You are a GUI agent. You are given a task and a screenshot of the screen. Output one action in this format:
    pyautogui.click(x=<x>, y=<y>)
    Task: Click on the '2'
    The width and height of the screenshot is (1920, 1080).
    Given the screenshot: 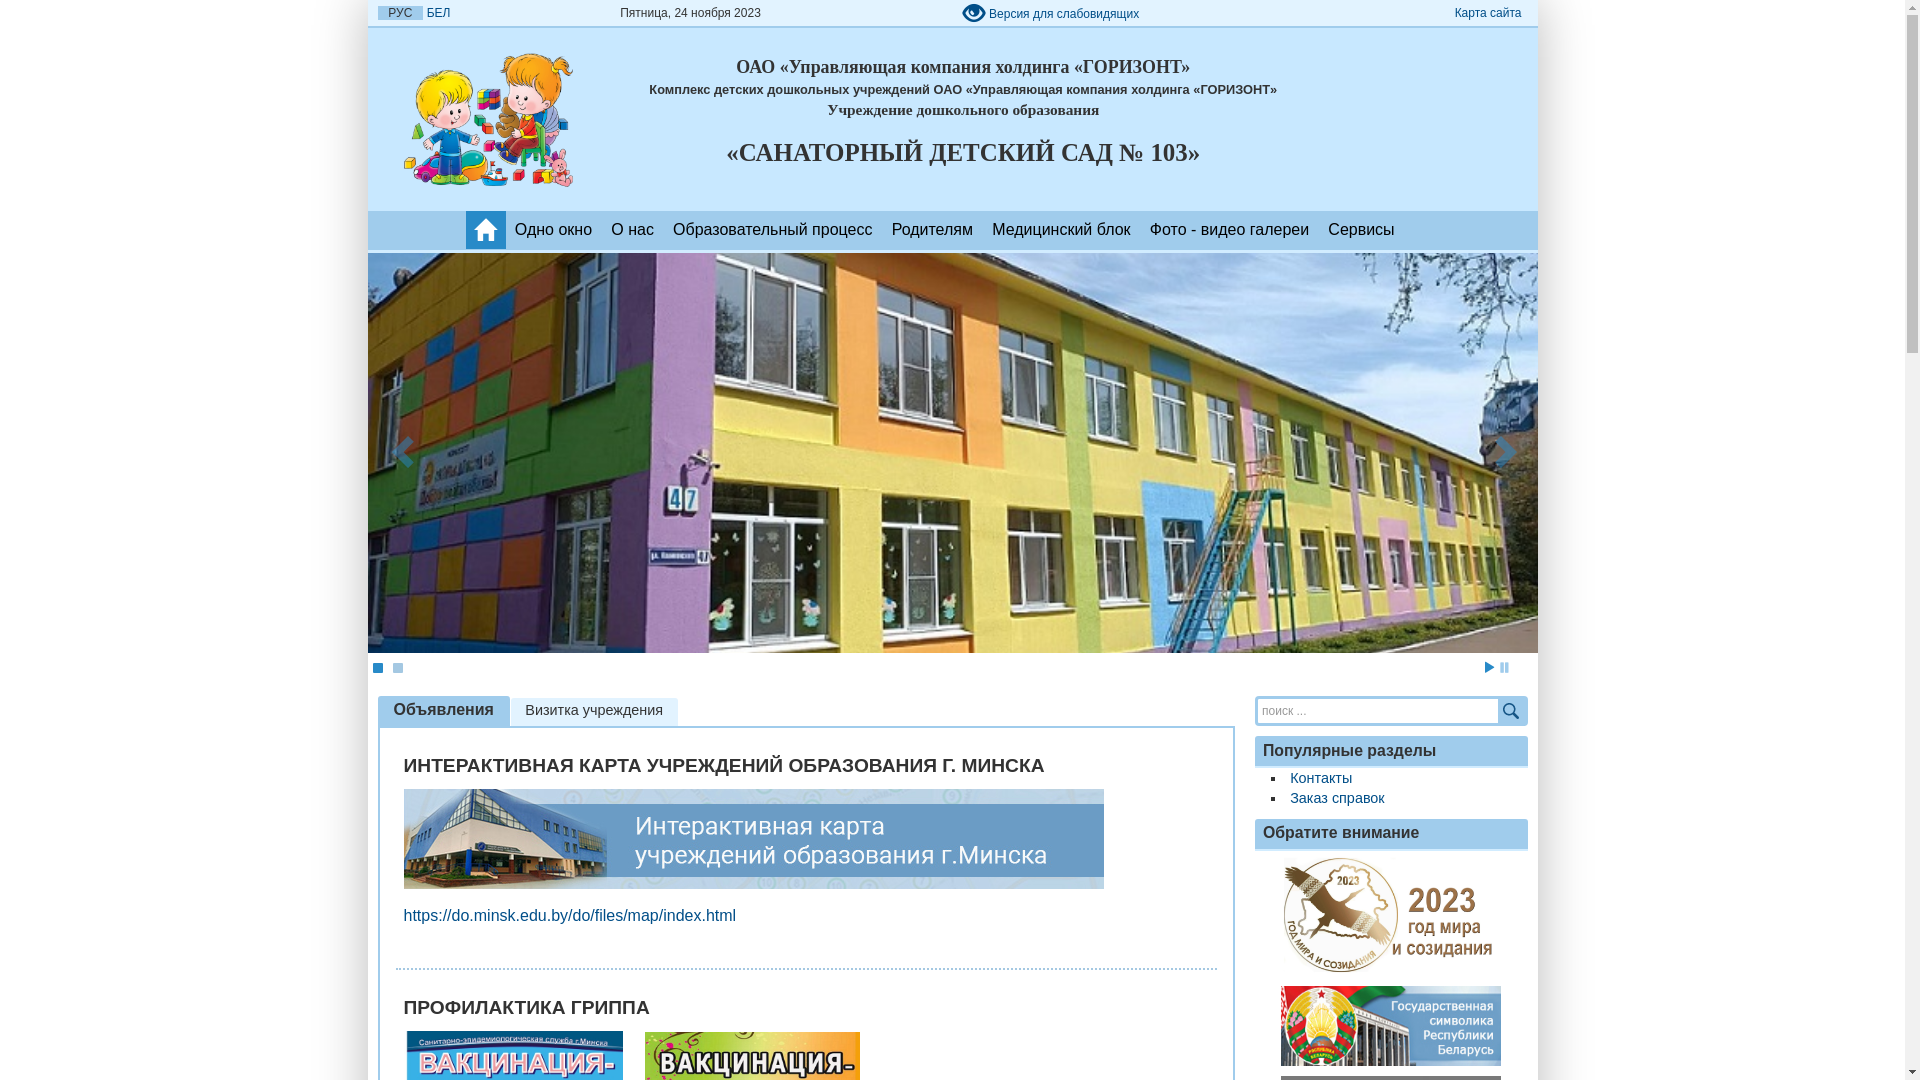 What is the action you would take?
    pyautogui.click(x=397, y=667)
    